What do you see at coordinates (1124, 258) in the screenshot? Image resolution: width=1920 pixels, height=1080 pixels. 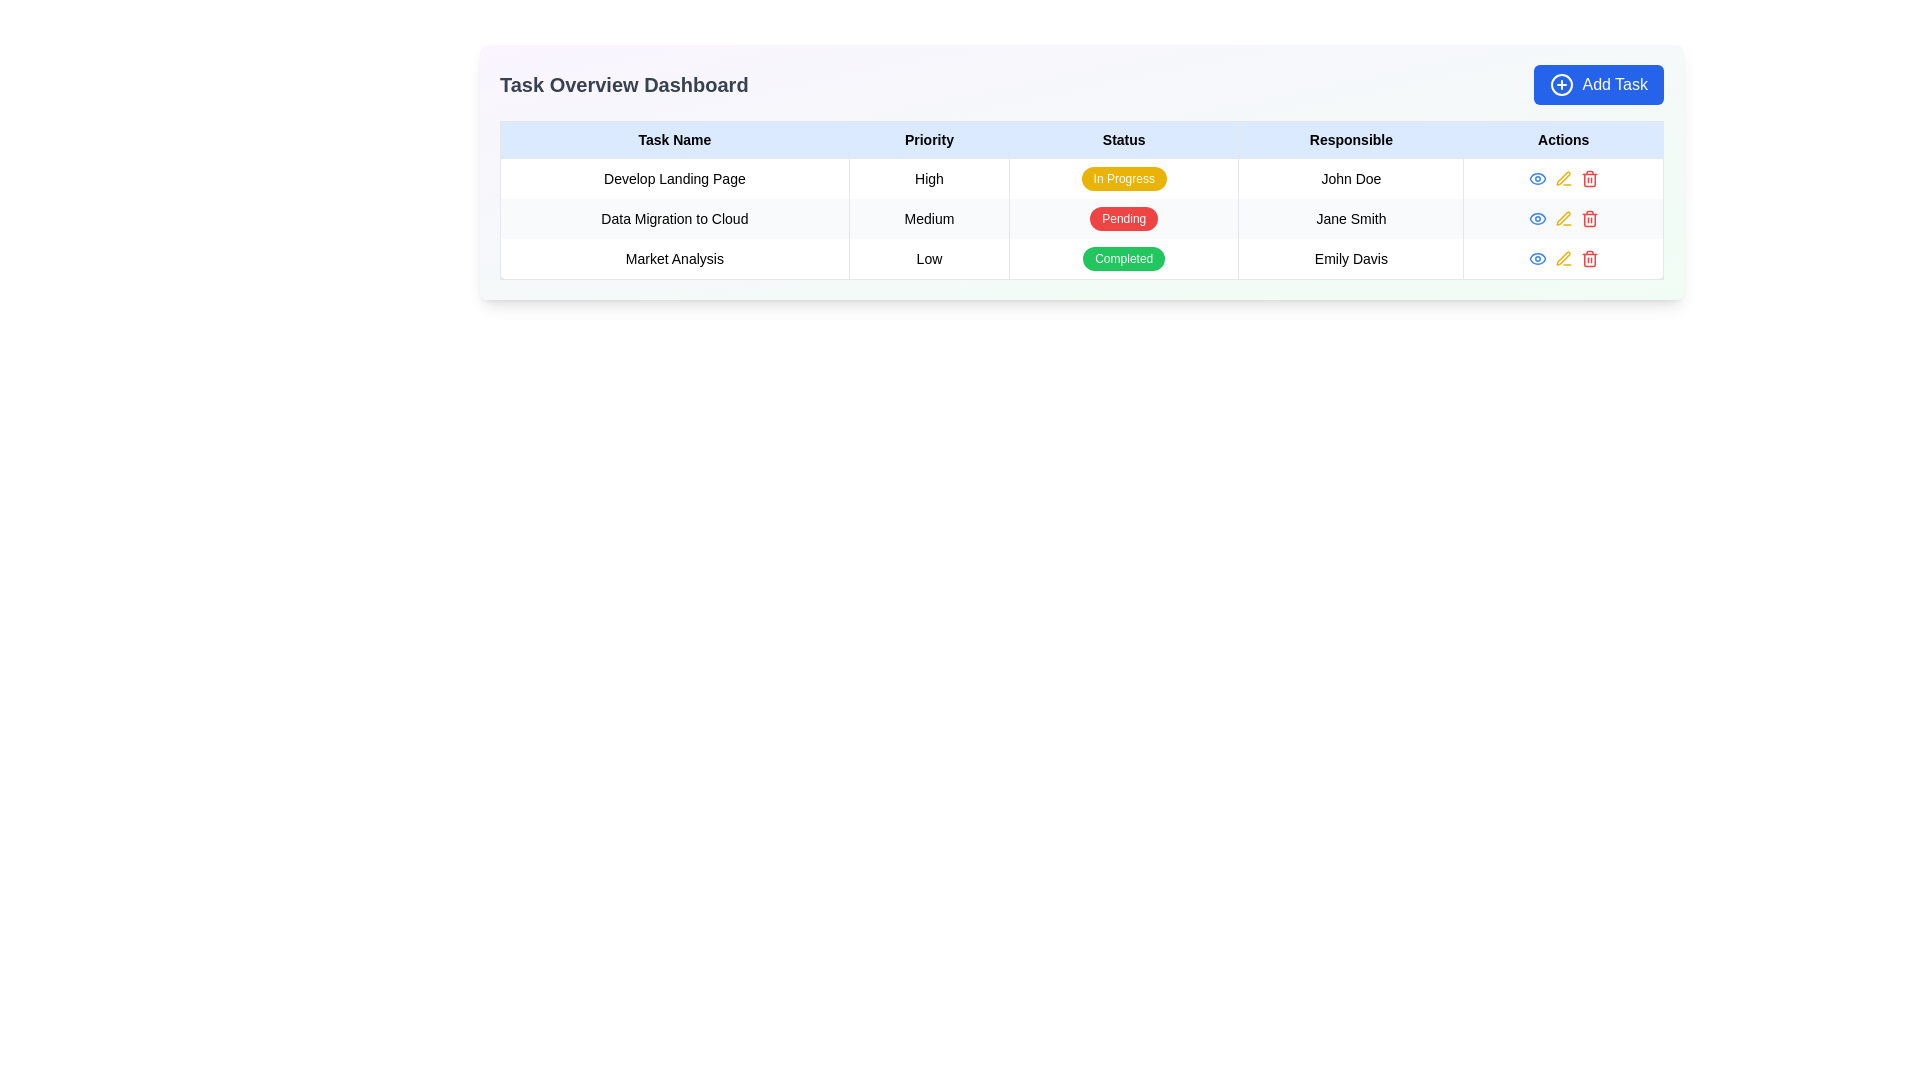 I see `the completion status label for the 'Market Analysis' task located in the 'Status' column, adjacent to the 'Low' priority cell on the left and the 'Emily Davis' responsible cell on the right` at bounding box center [1124, 258].